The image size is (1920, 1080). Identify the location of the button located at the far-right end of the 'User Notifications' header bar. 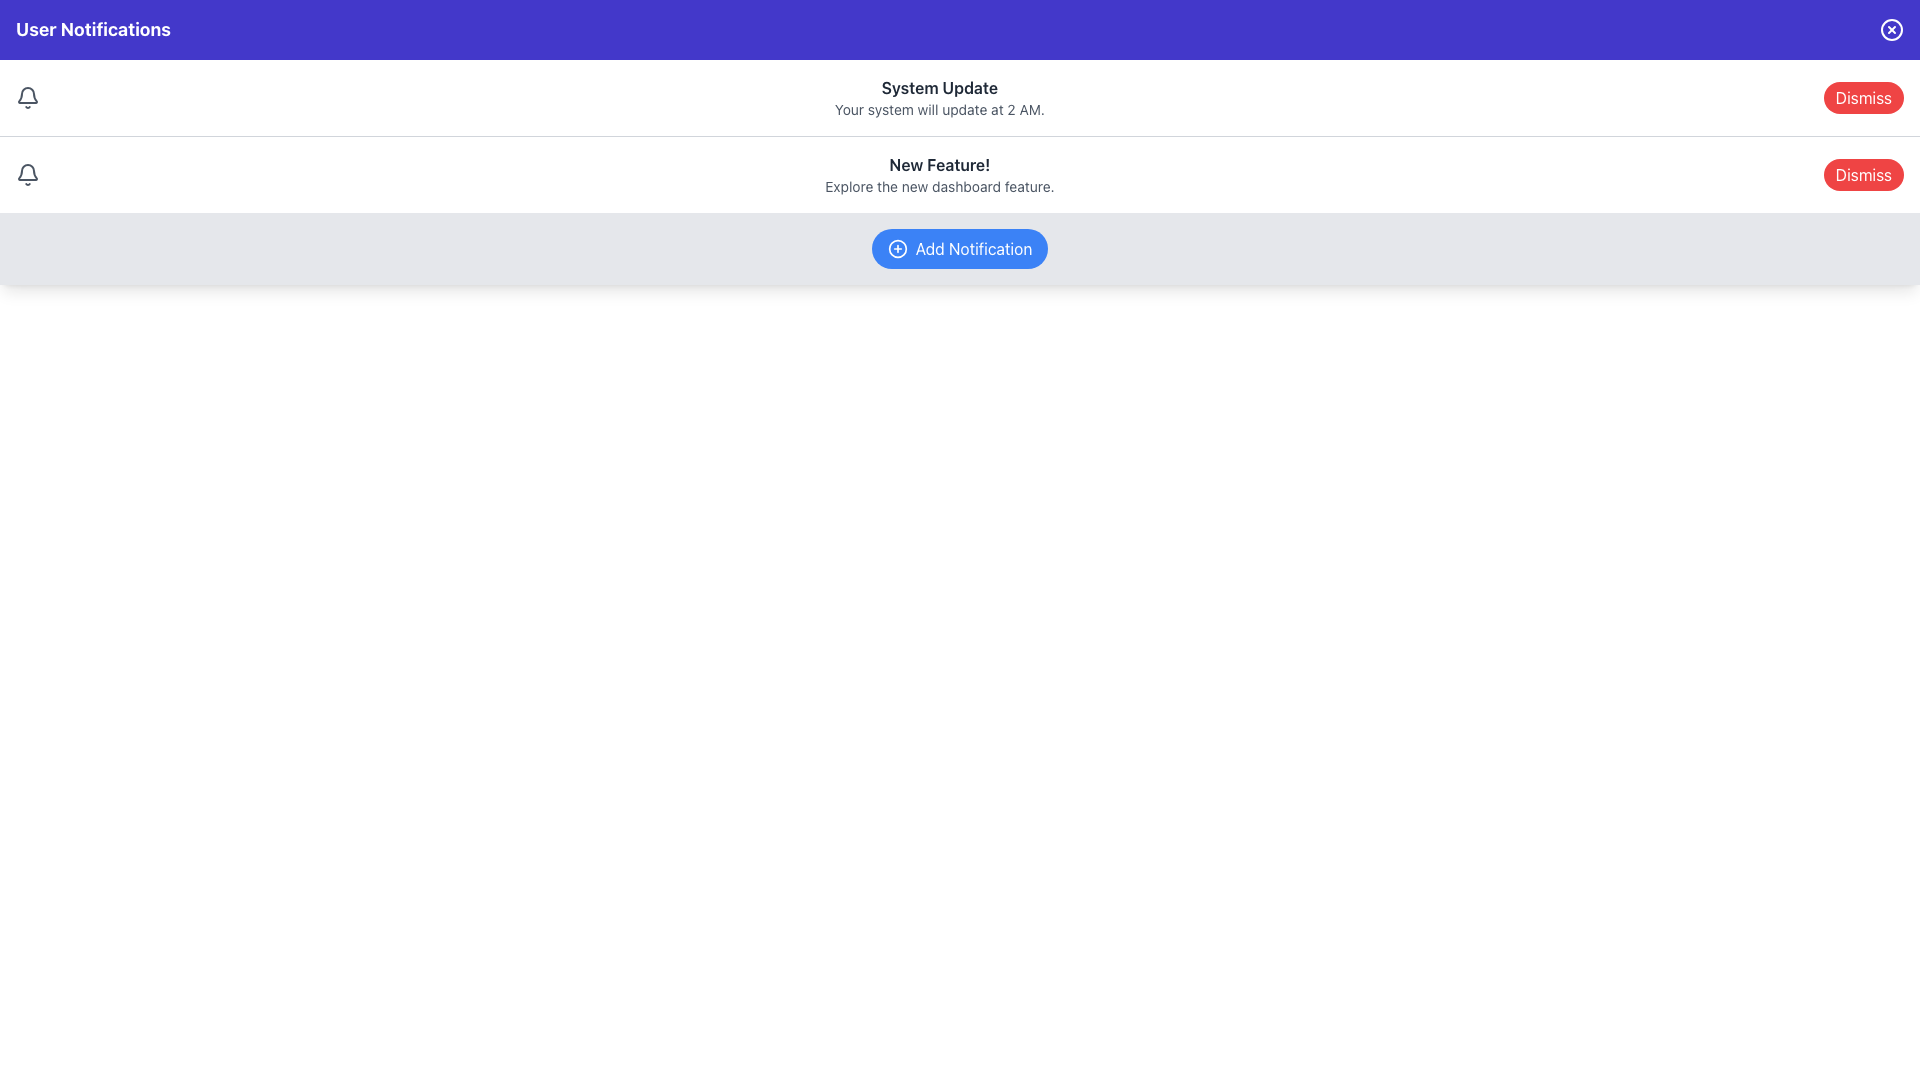
(1890, 30).